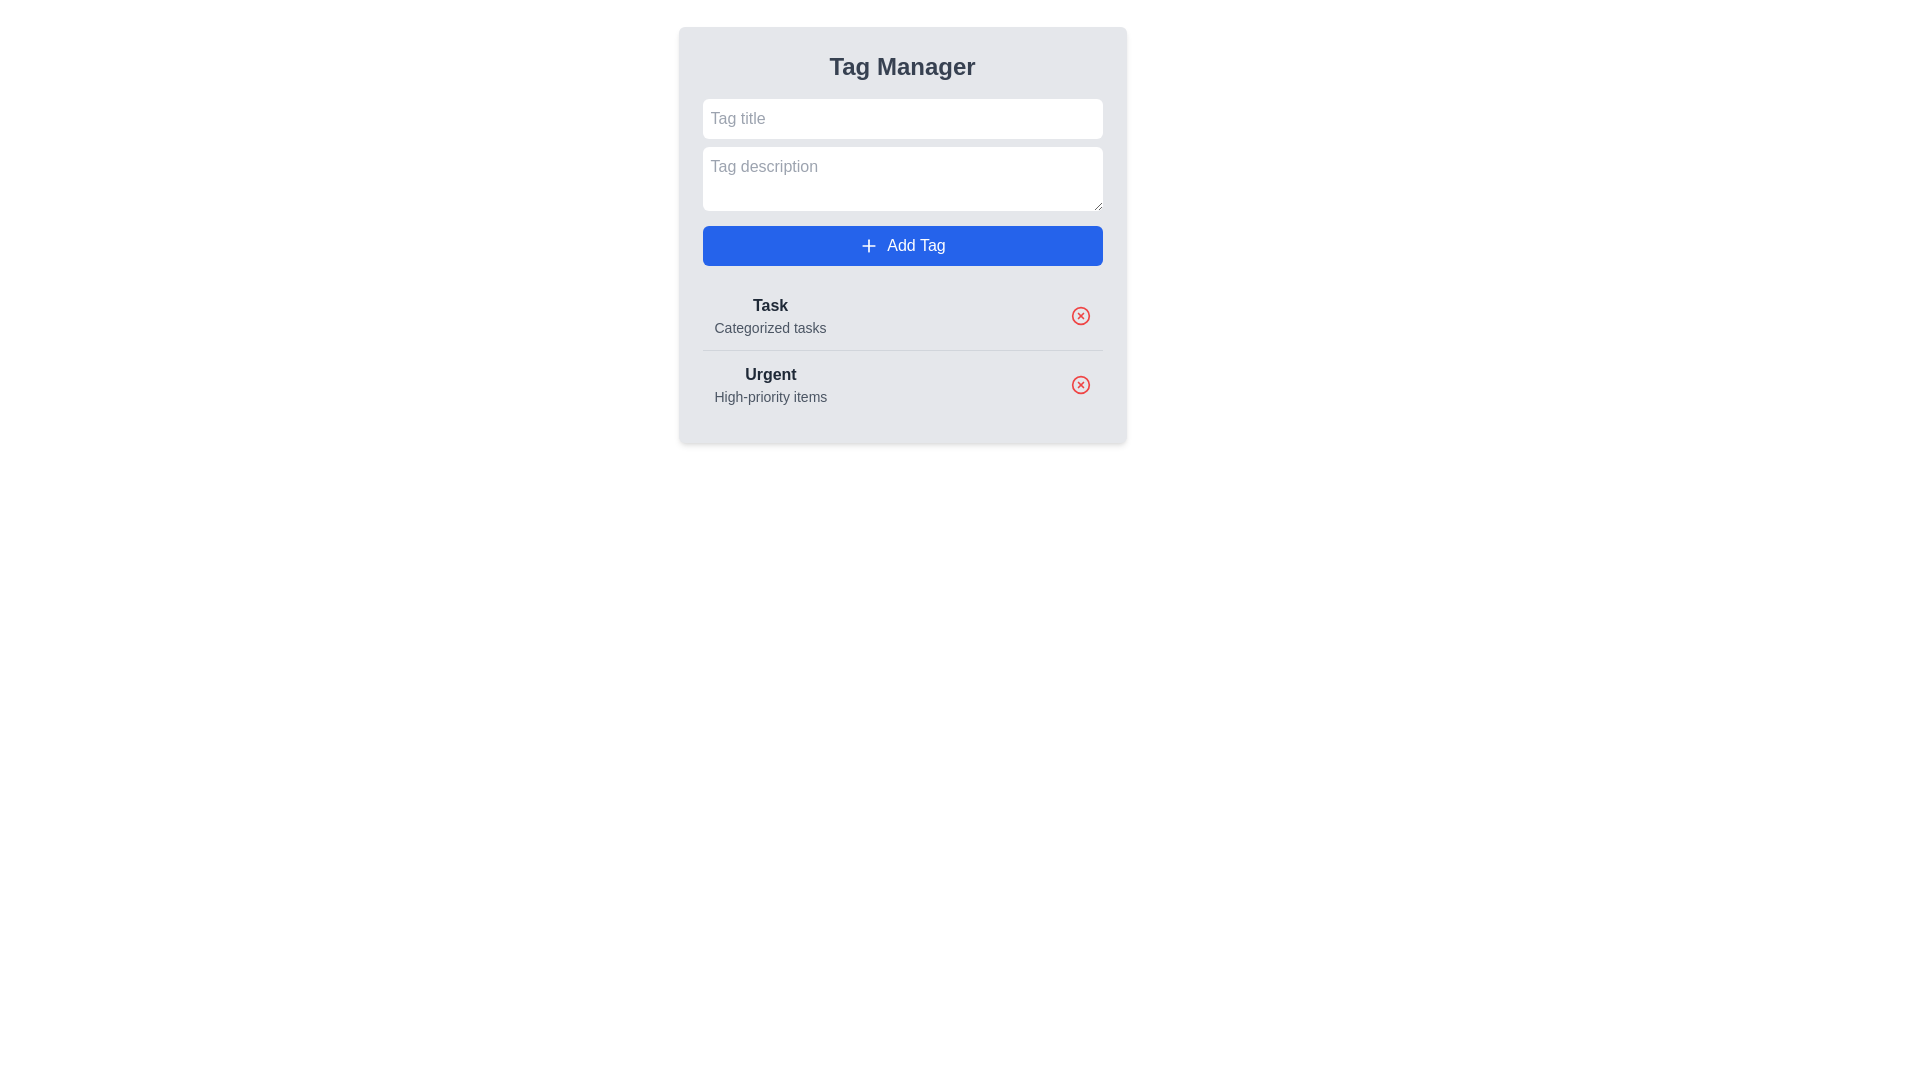 The image size is (1920, 1080). I want to click on text content of the task item entry located in the categorized task list, which is the second task below the 'Task' section, so click(901, 384).